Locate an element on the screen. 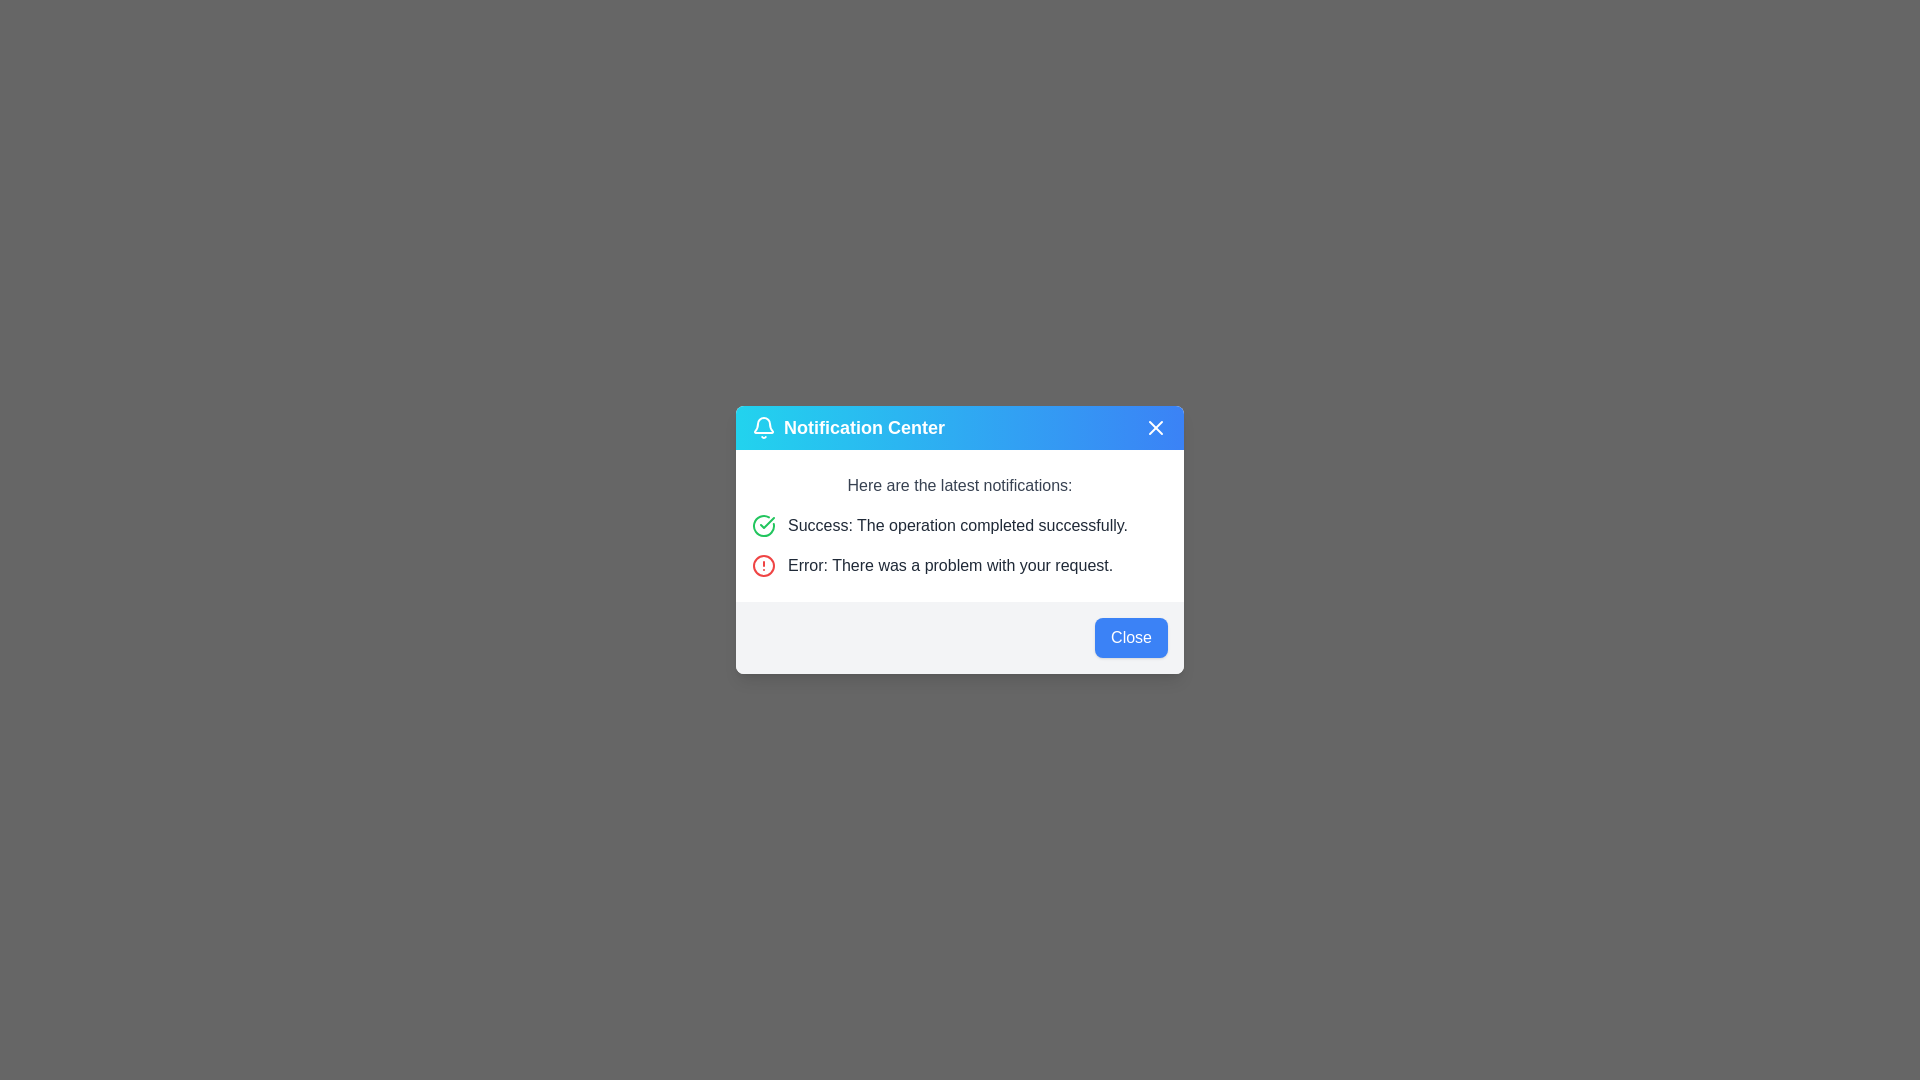  static text displaying 'Here are the latest notifications:' which is positioned at the top of the notifications section, just below the header 'Notification Center' is located at coordinates (960, 486).